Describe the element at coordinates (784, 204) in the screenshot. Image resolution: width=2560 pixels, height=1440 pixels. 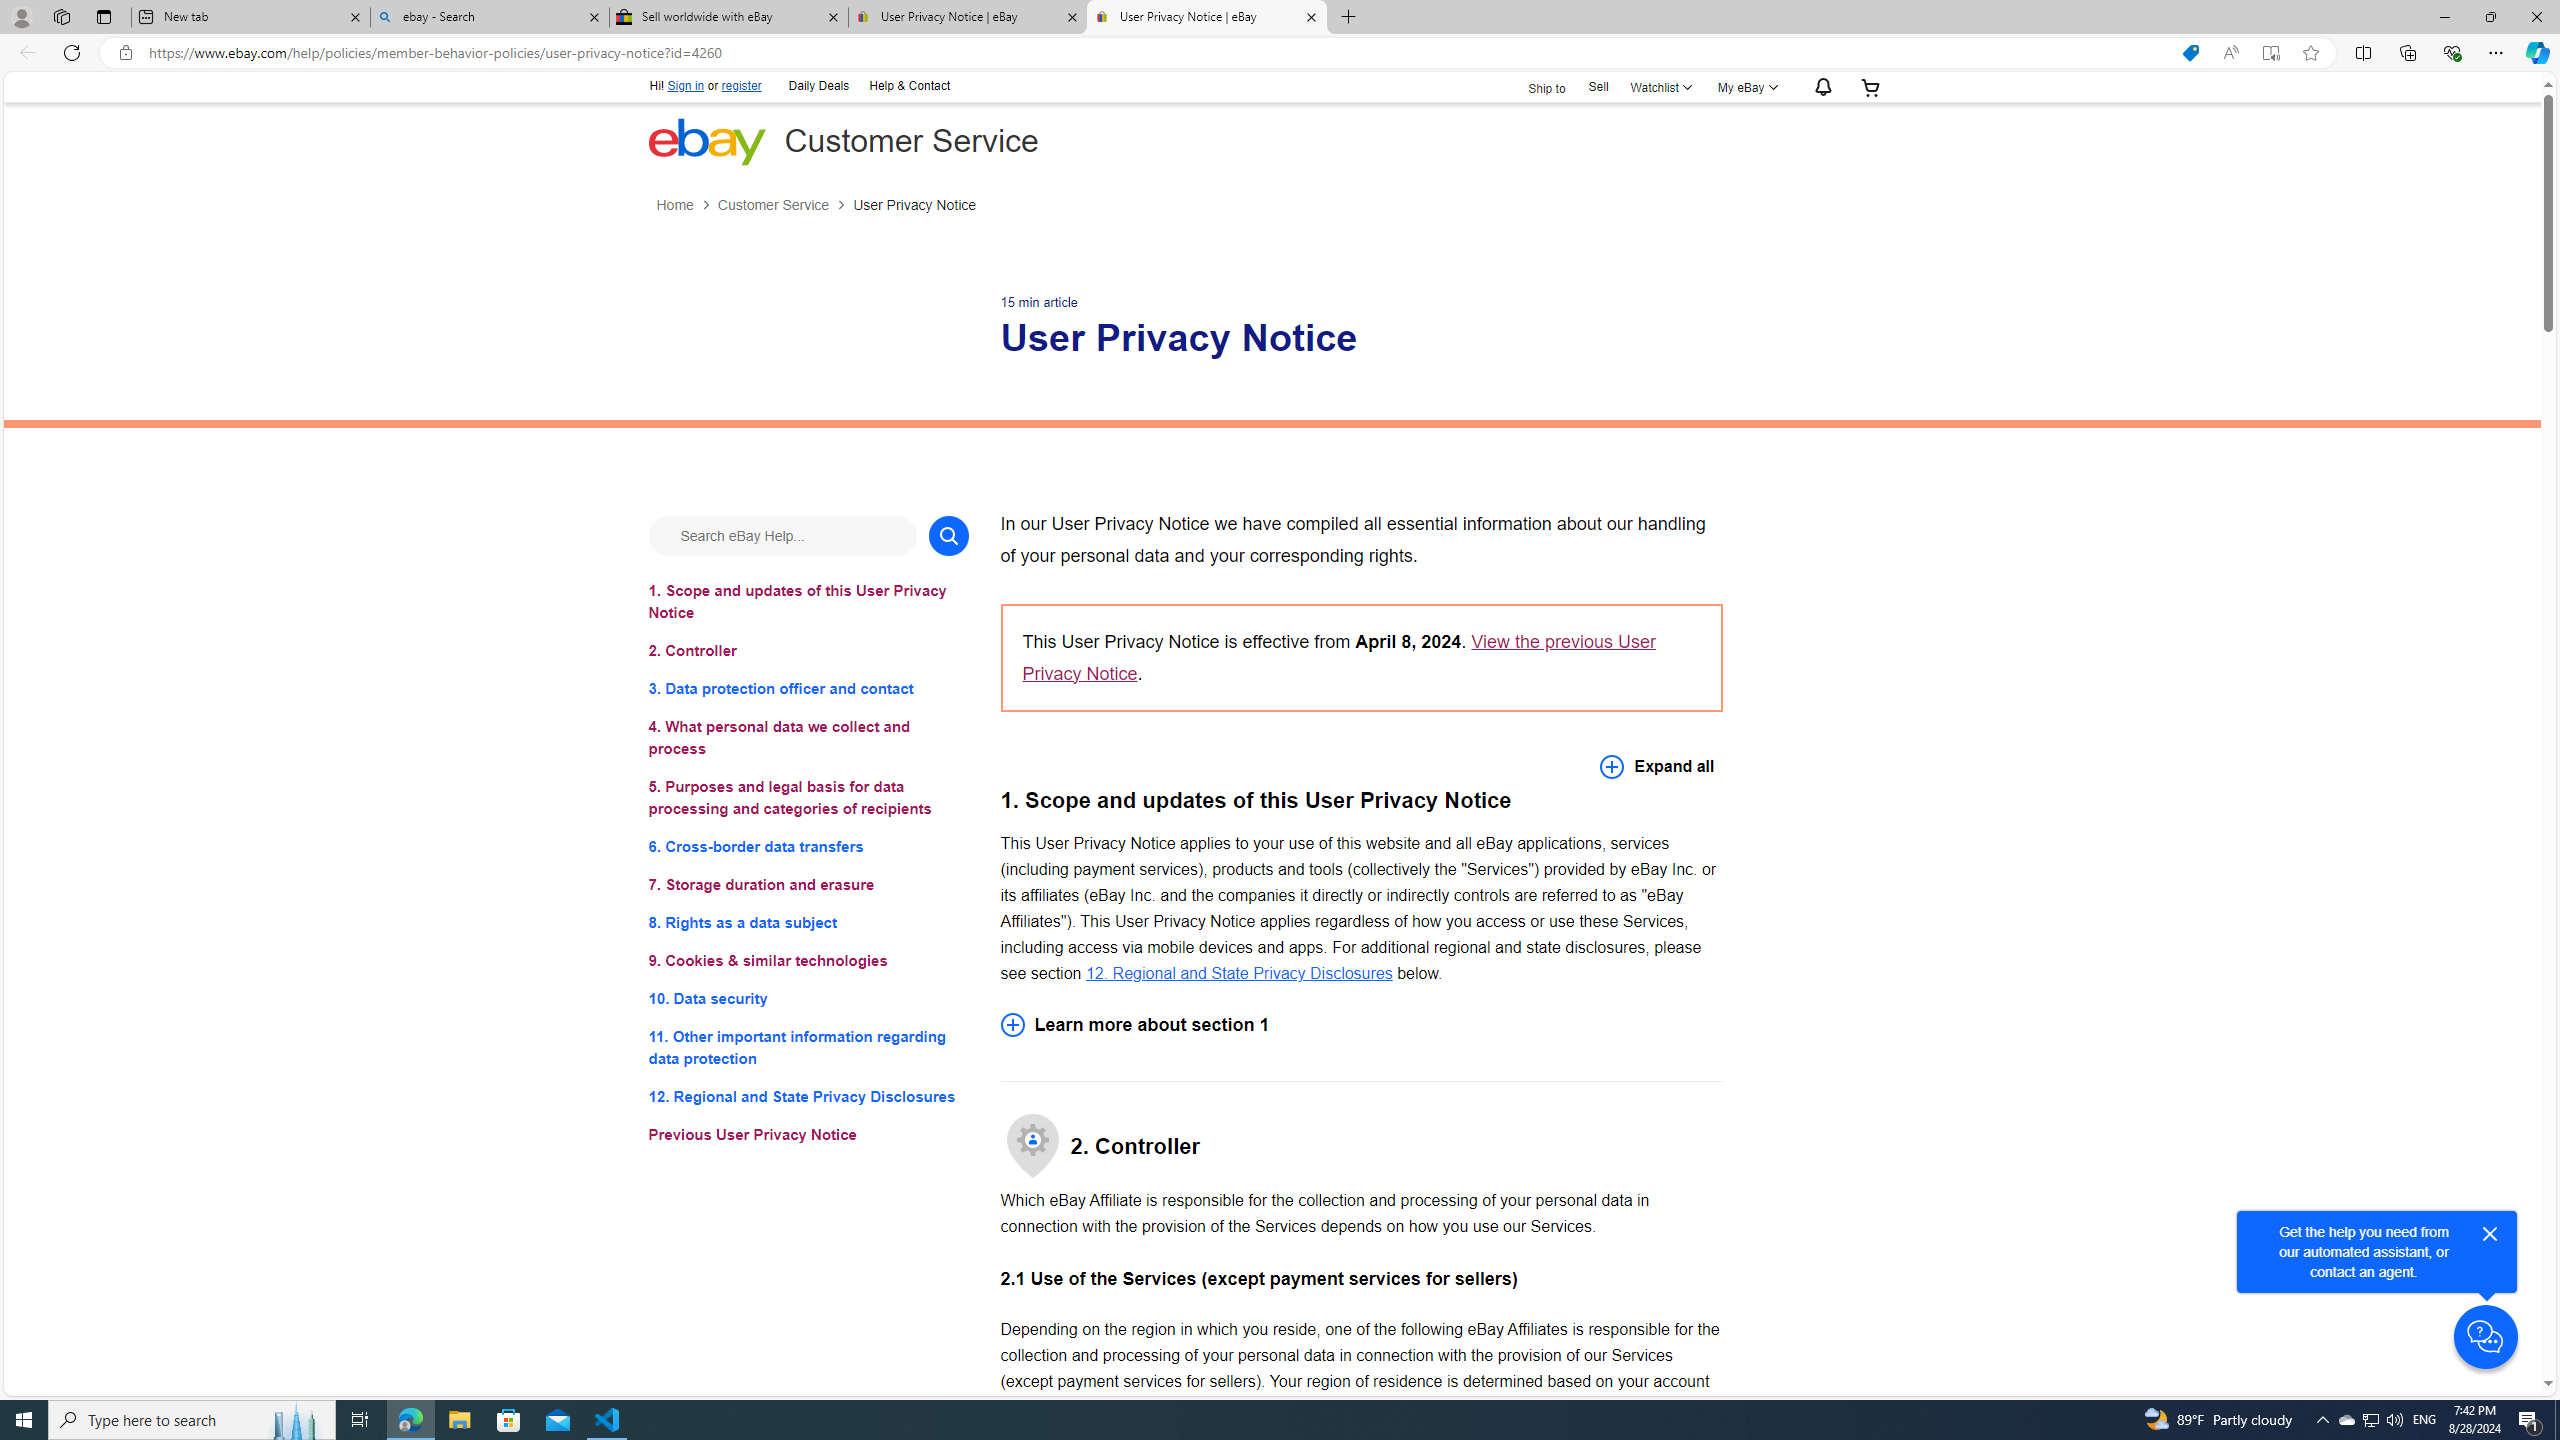
I see `'Customer Service'` at that location.